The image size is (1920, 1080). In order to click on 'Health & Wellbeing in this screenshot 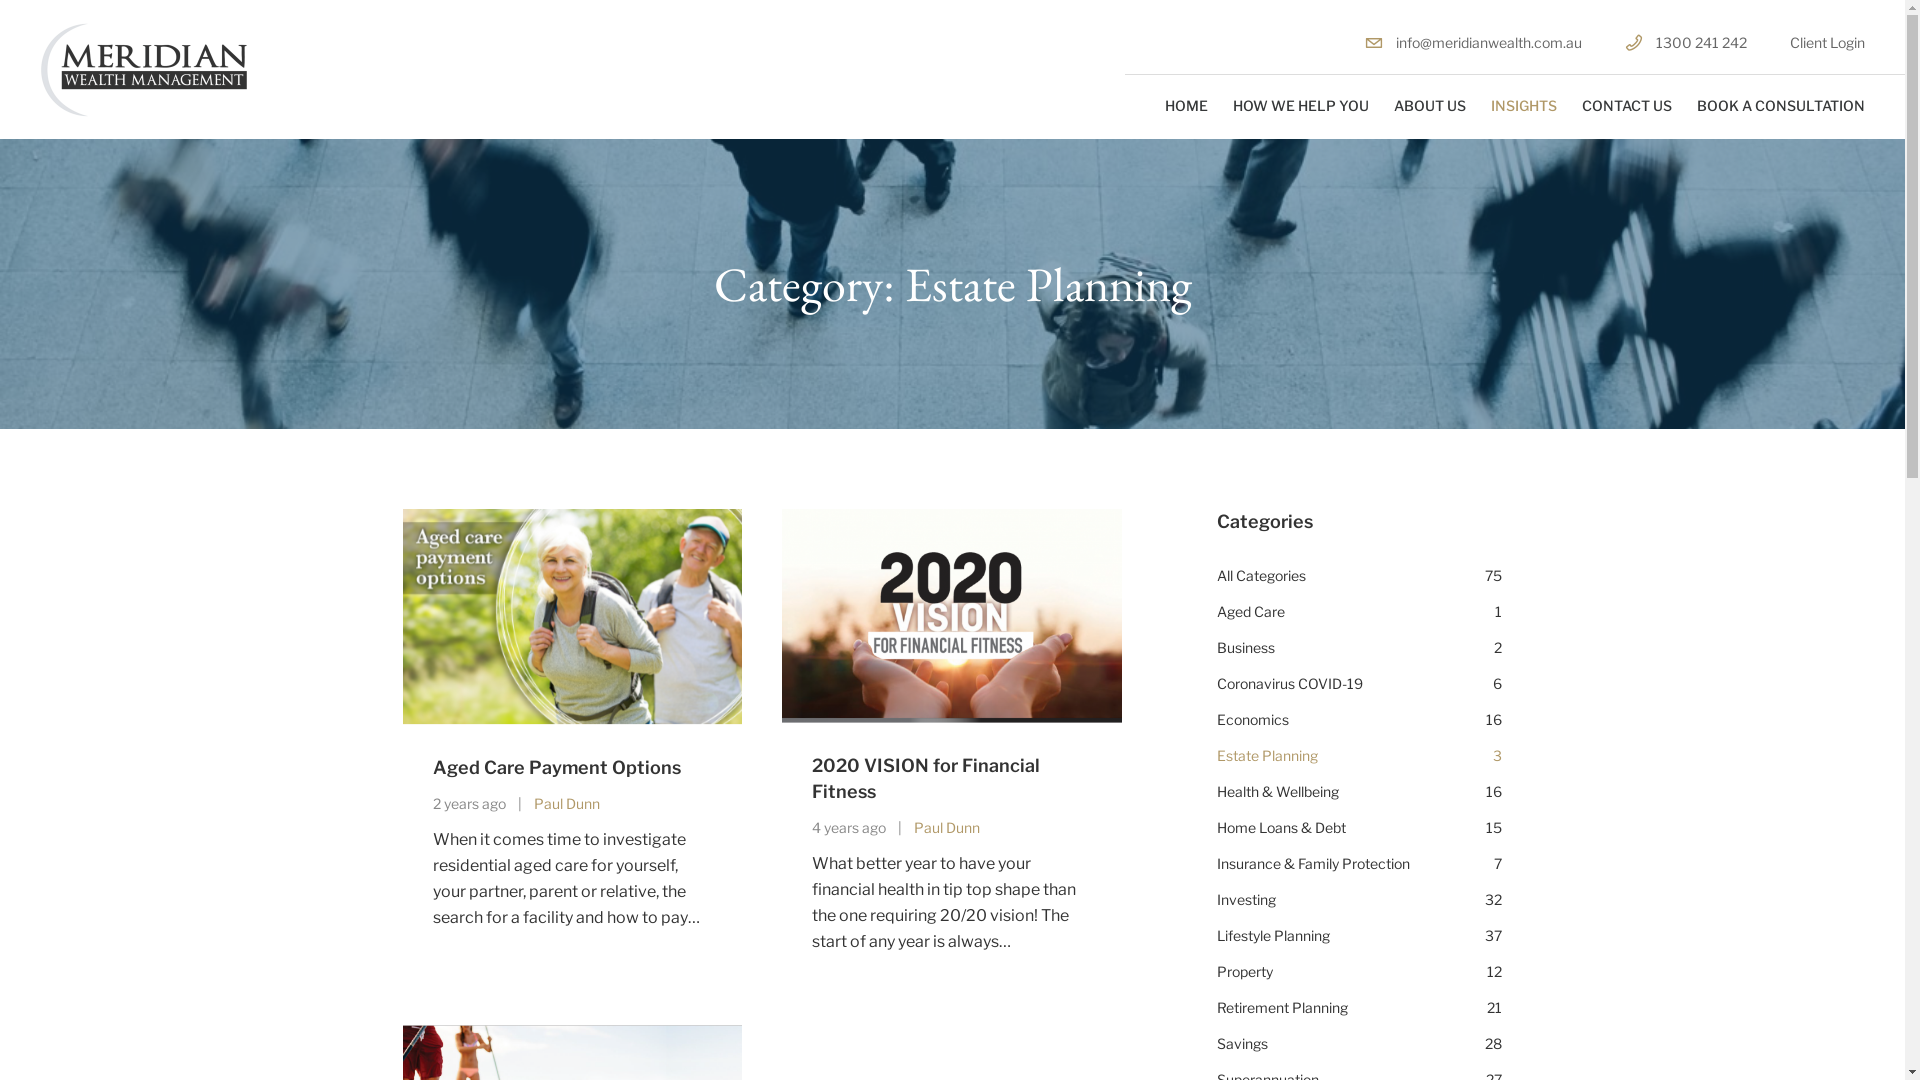, I will do `click(1359, 790)`.